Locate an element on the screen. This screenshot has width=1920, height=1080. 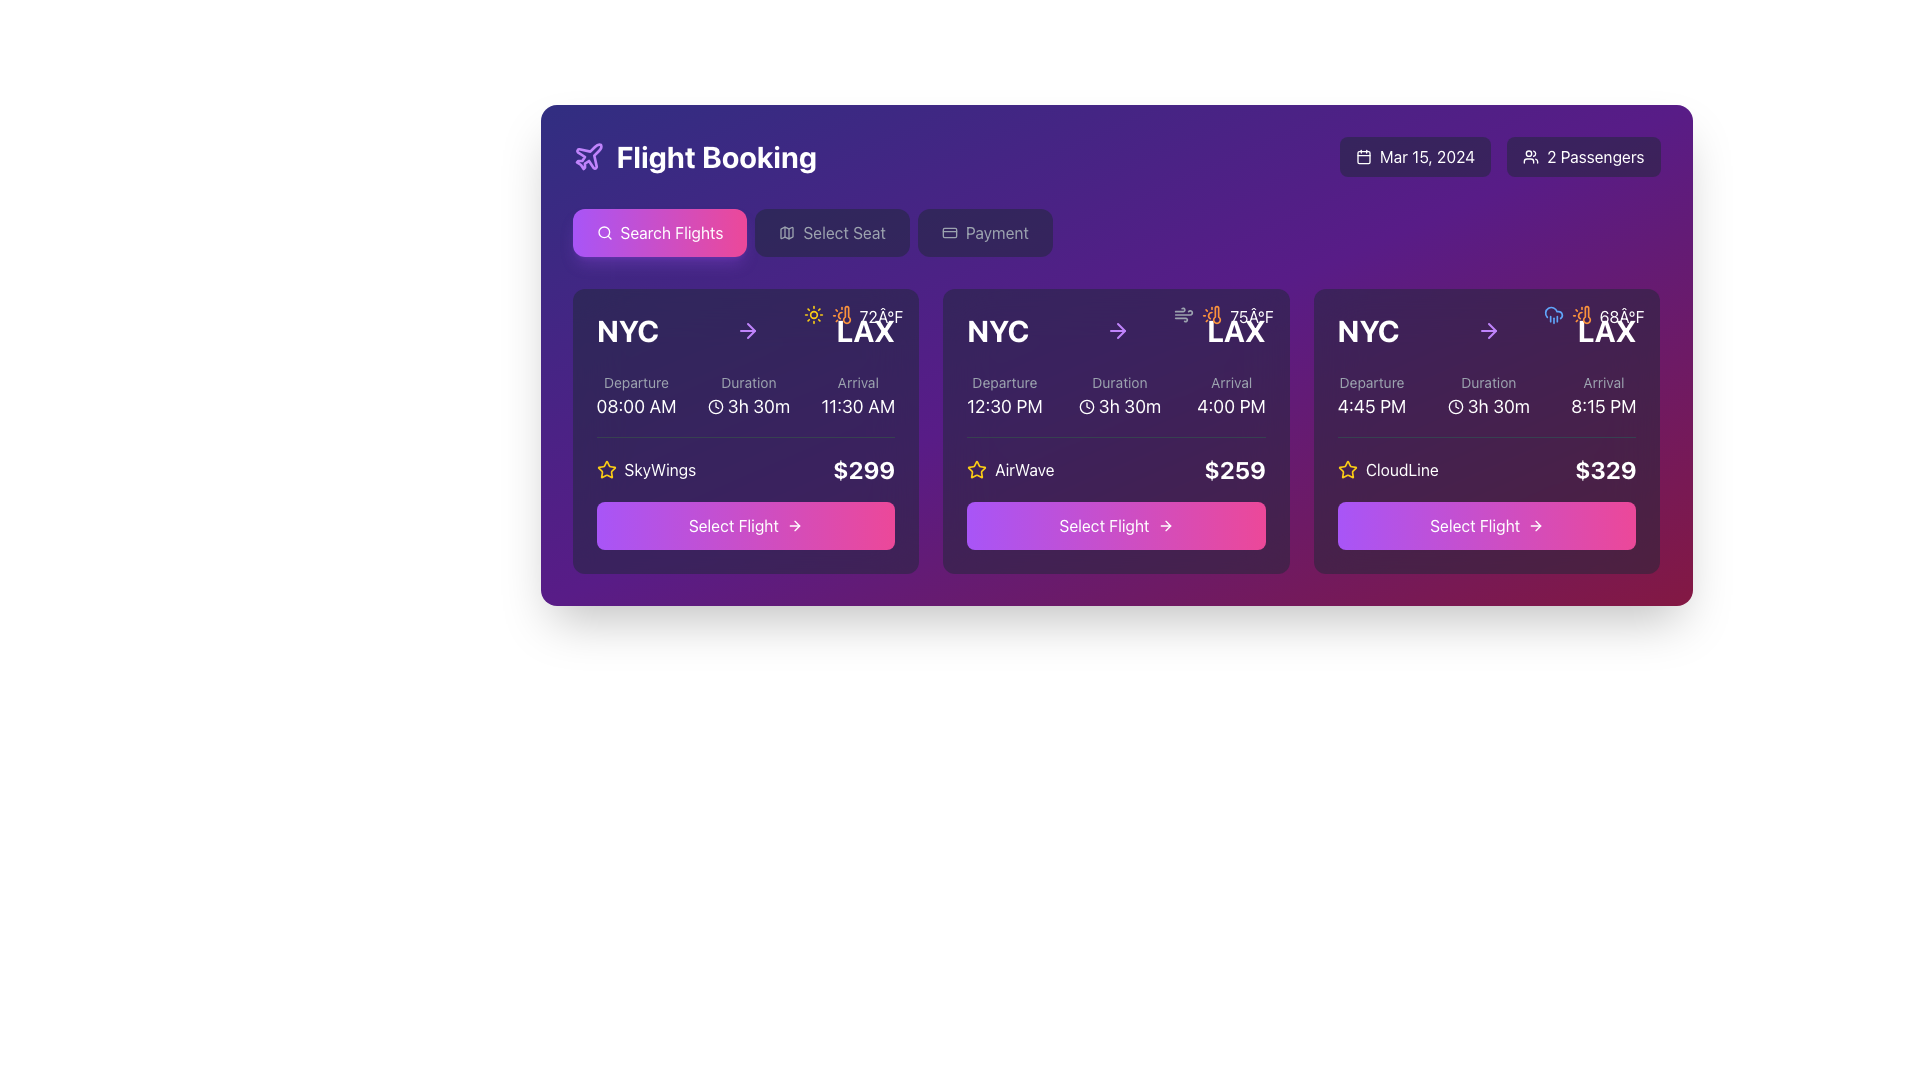
departure time, flight duration, and arrival time displayed in the Information display block located in the third flight card beneath the 'NYC → LAX' heading is located at coordinates (1487, 397).